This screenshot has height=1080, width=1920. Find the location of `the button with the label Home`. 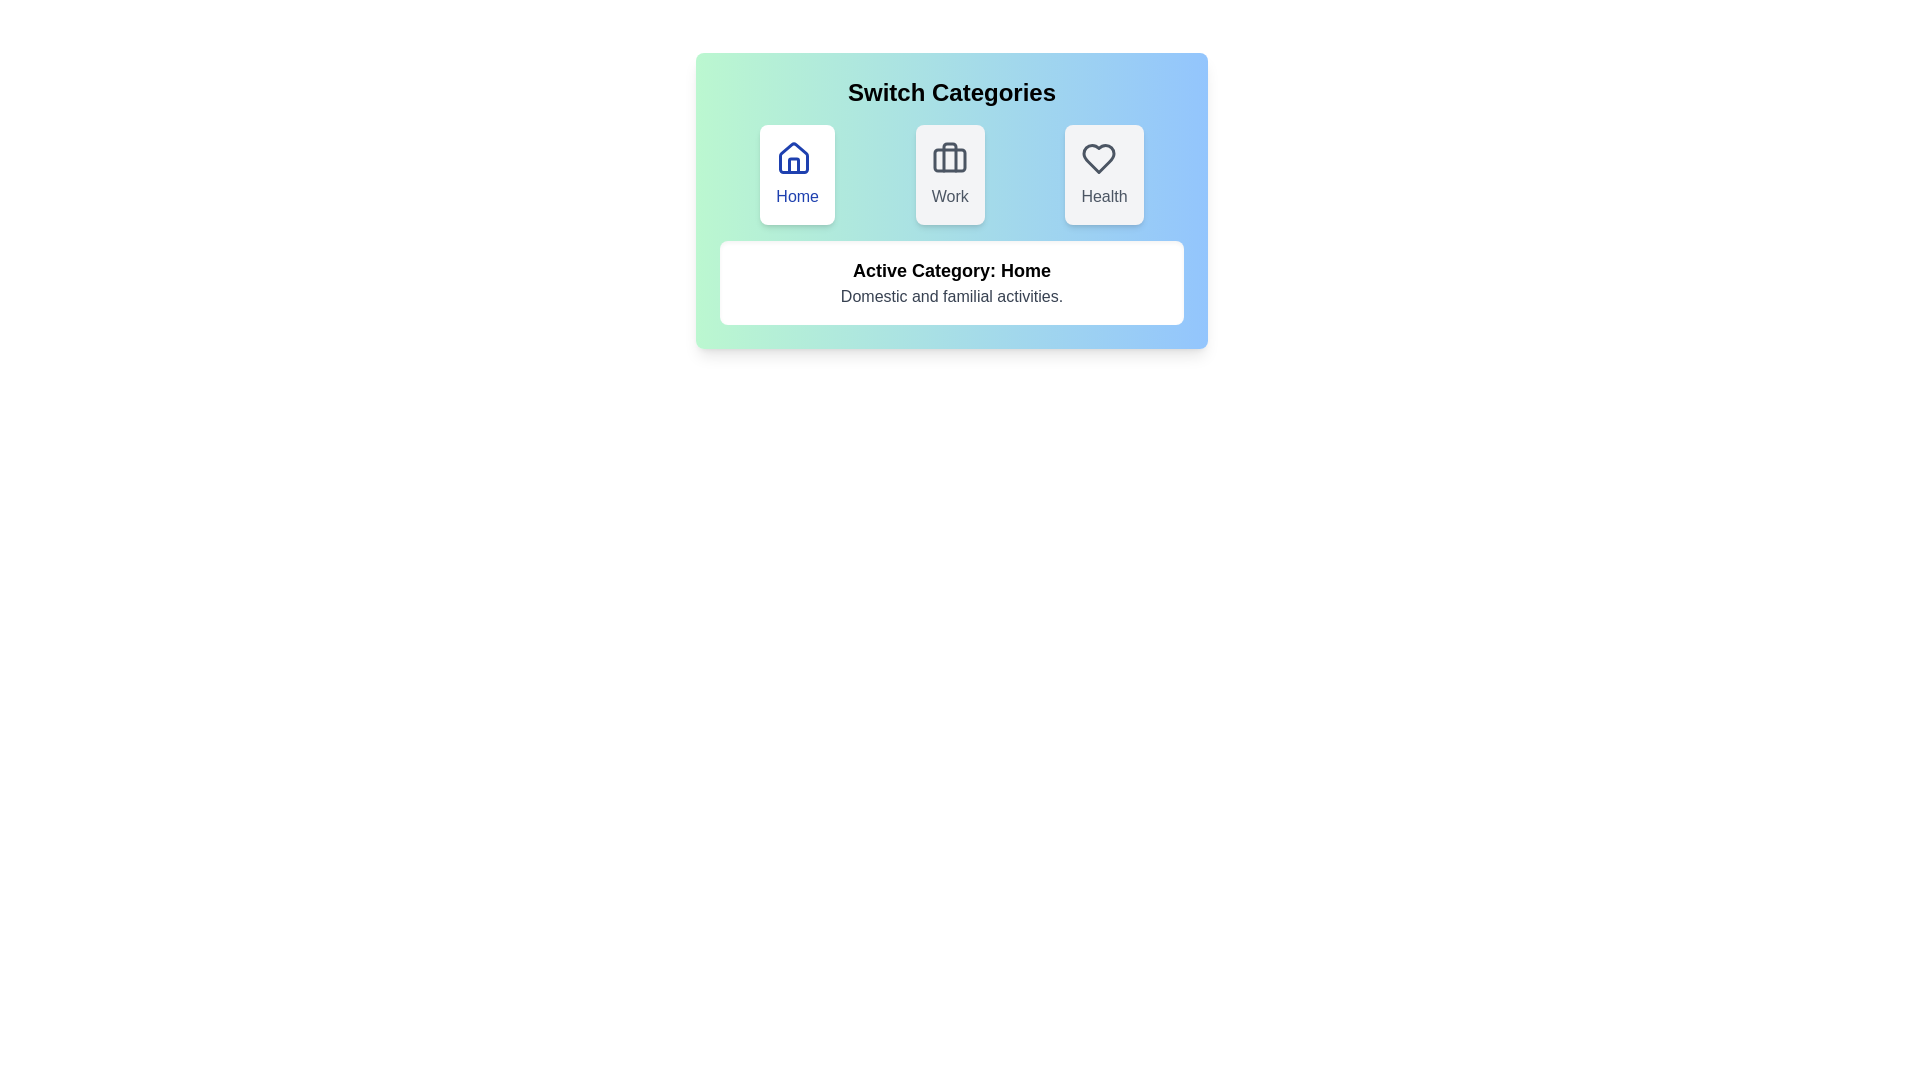

the button with the label Home is located at coordinates (796, 173).